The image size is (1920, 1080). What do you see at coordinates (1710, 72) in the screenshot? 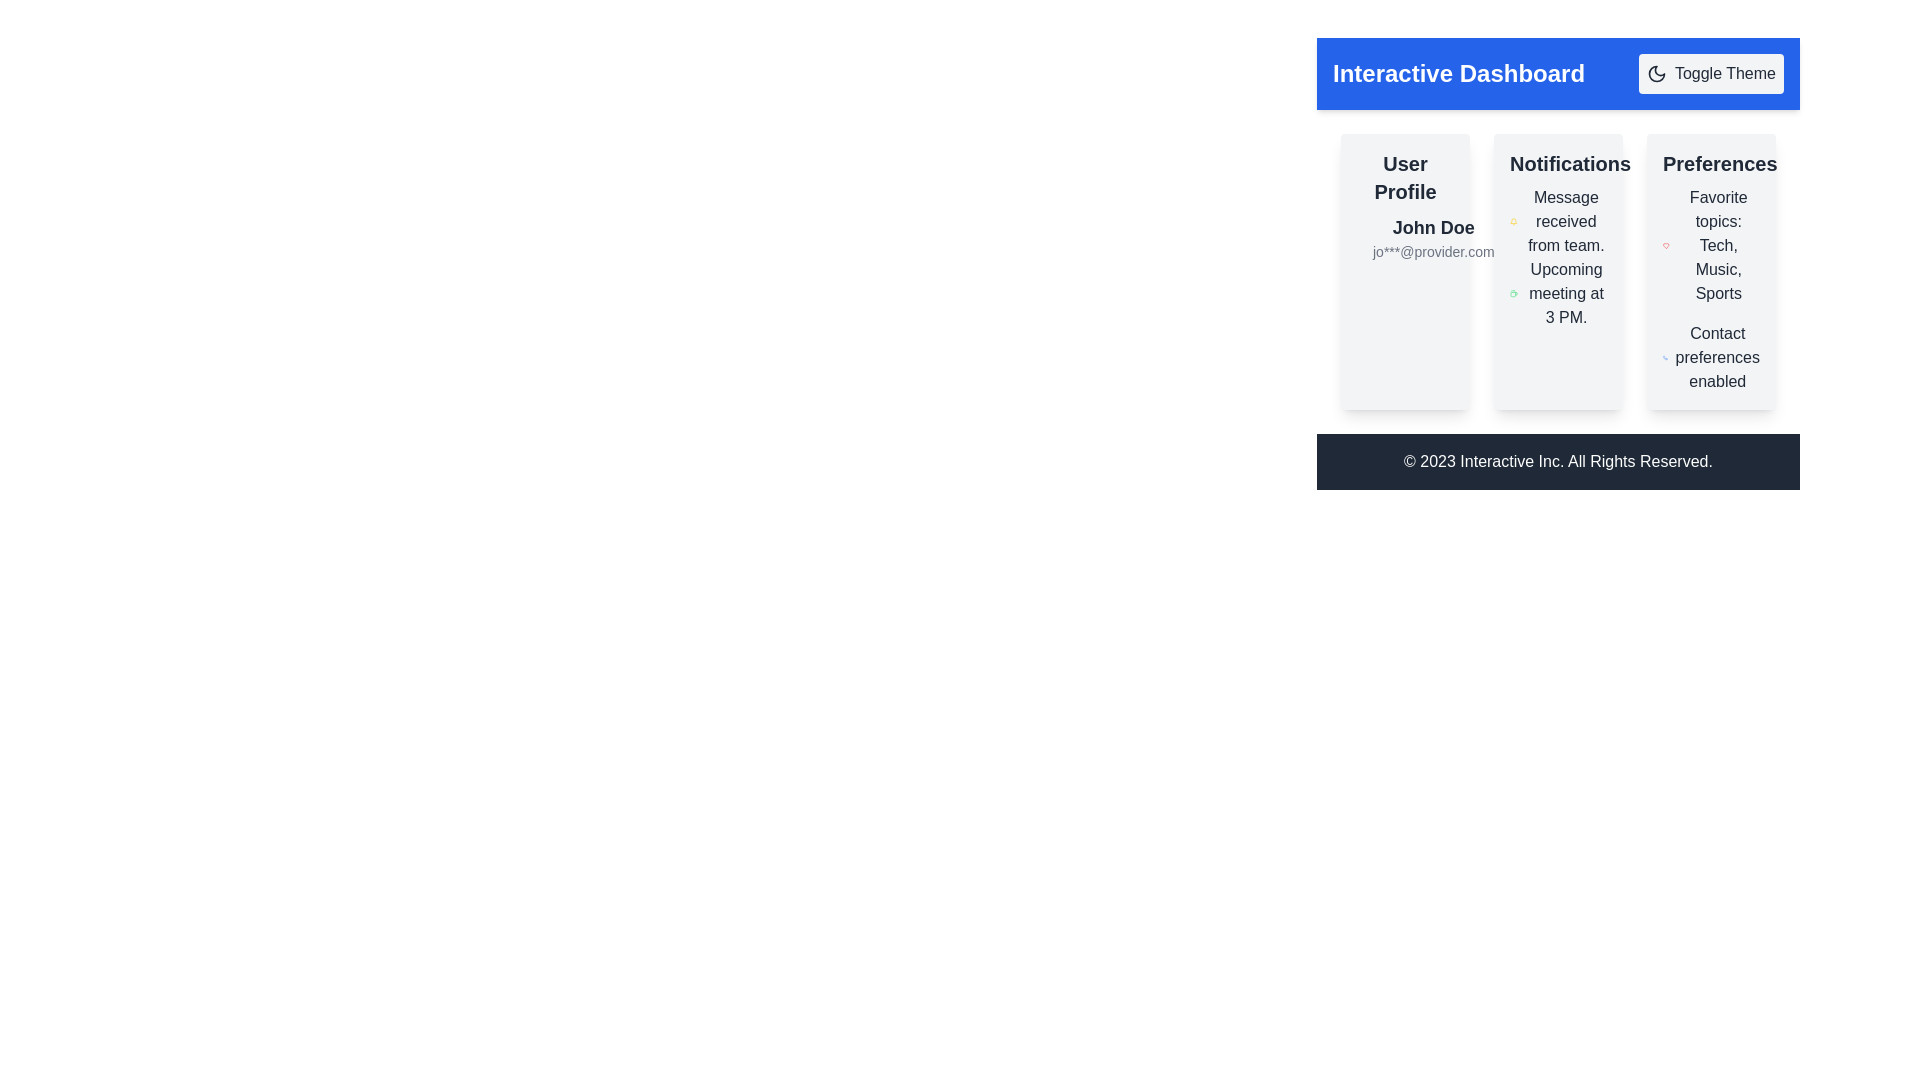
I see `the theme toggle button located in the top-right corner of the 'Interactive Dashboard' navigation bar` at bounding box center [1710, 72].